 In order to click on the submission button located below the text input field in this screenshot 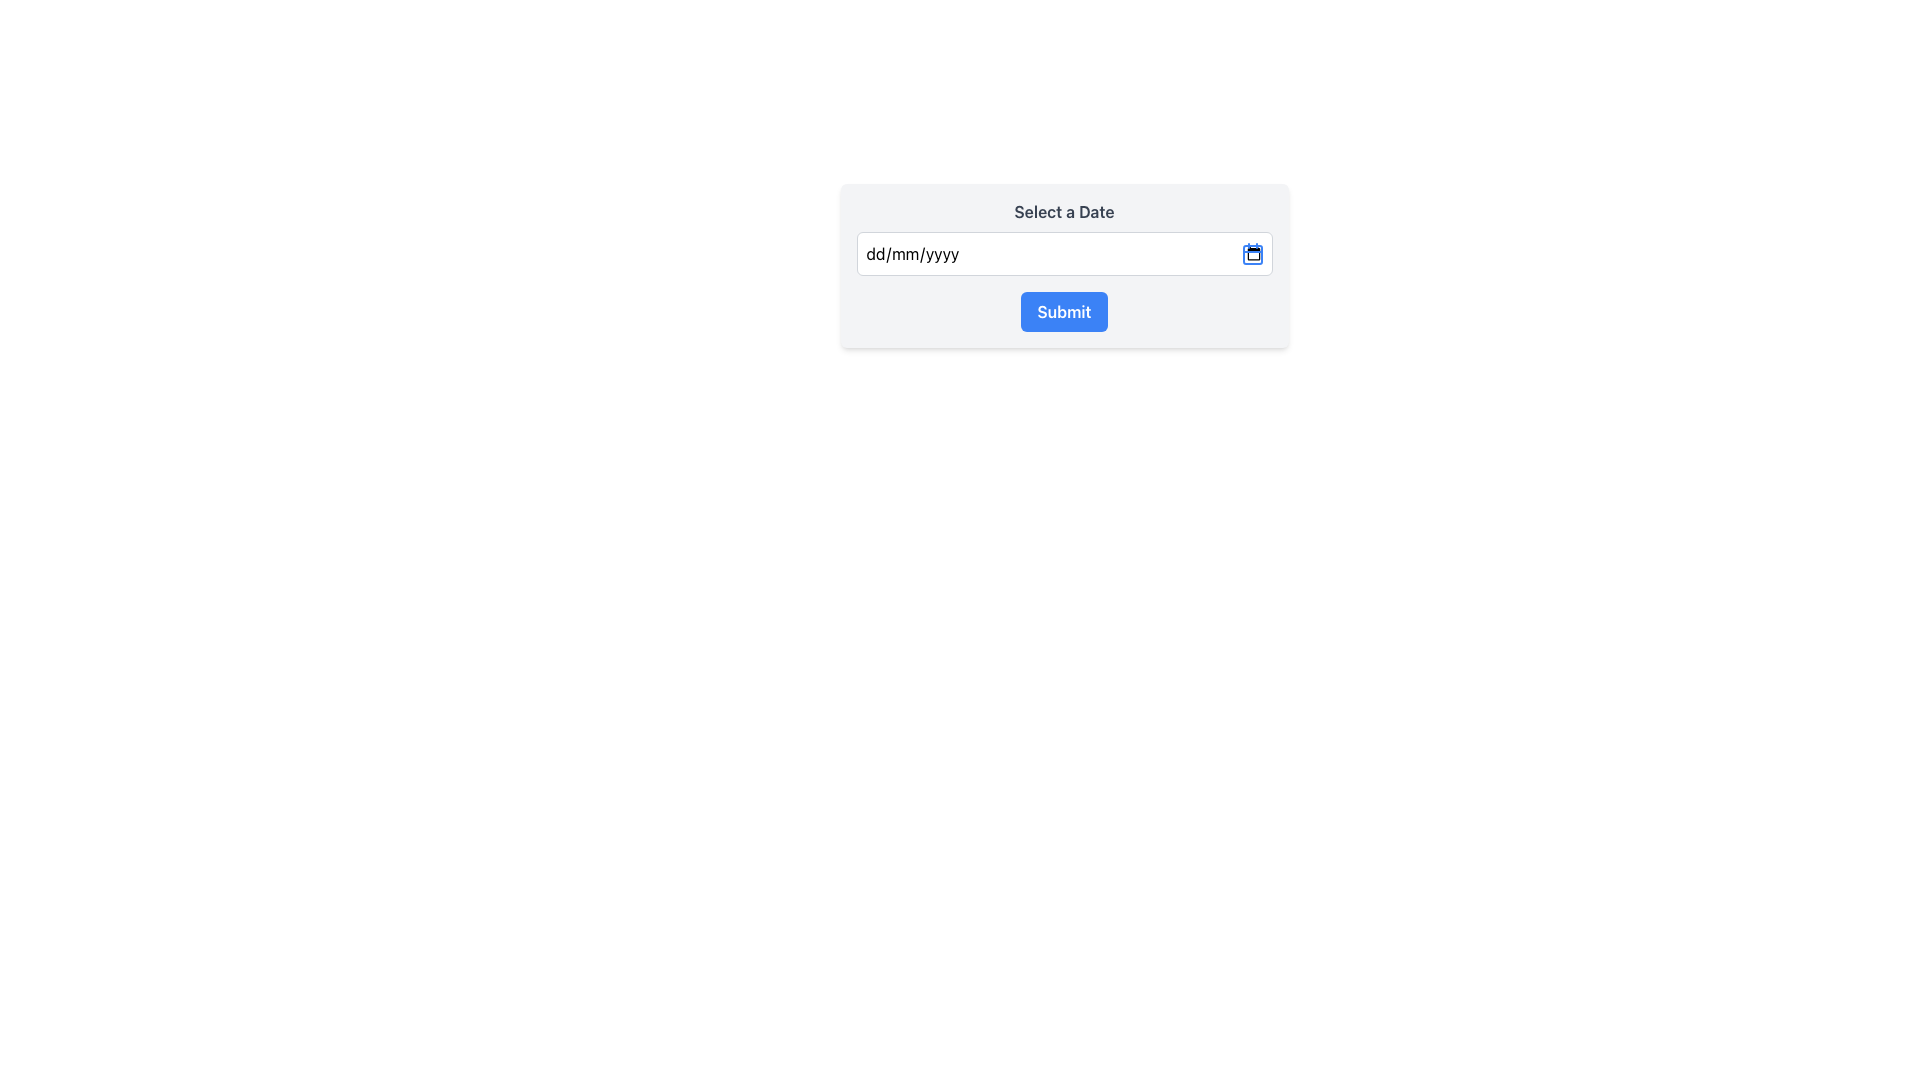, I will do `click(1063, 312)`.